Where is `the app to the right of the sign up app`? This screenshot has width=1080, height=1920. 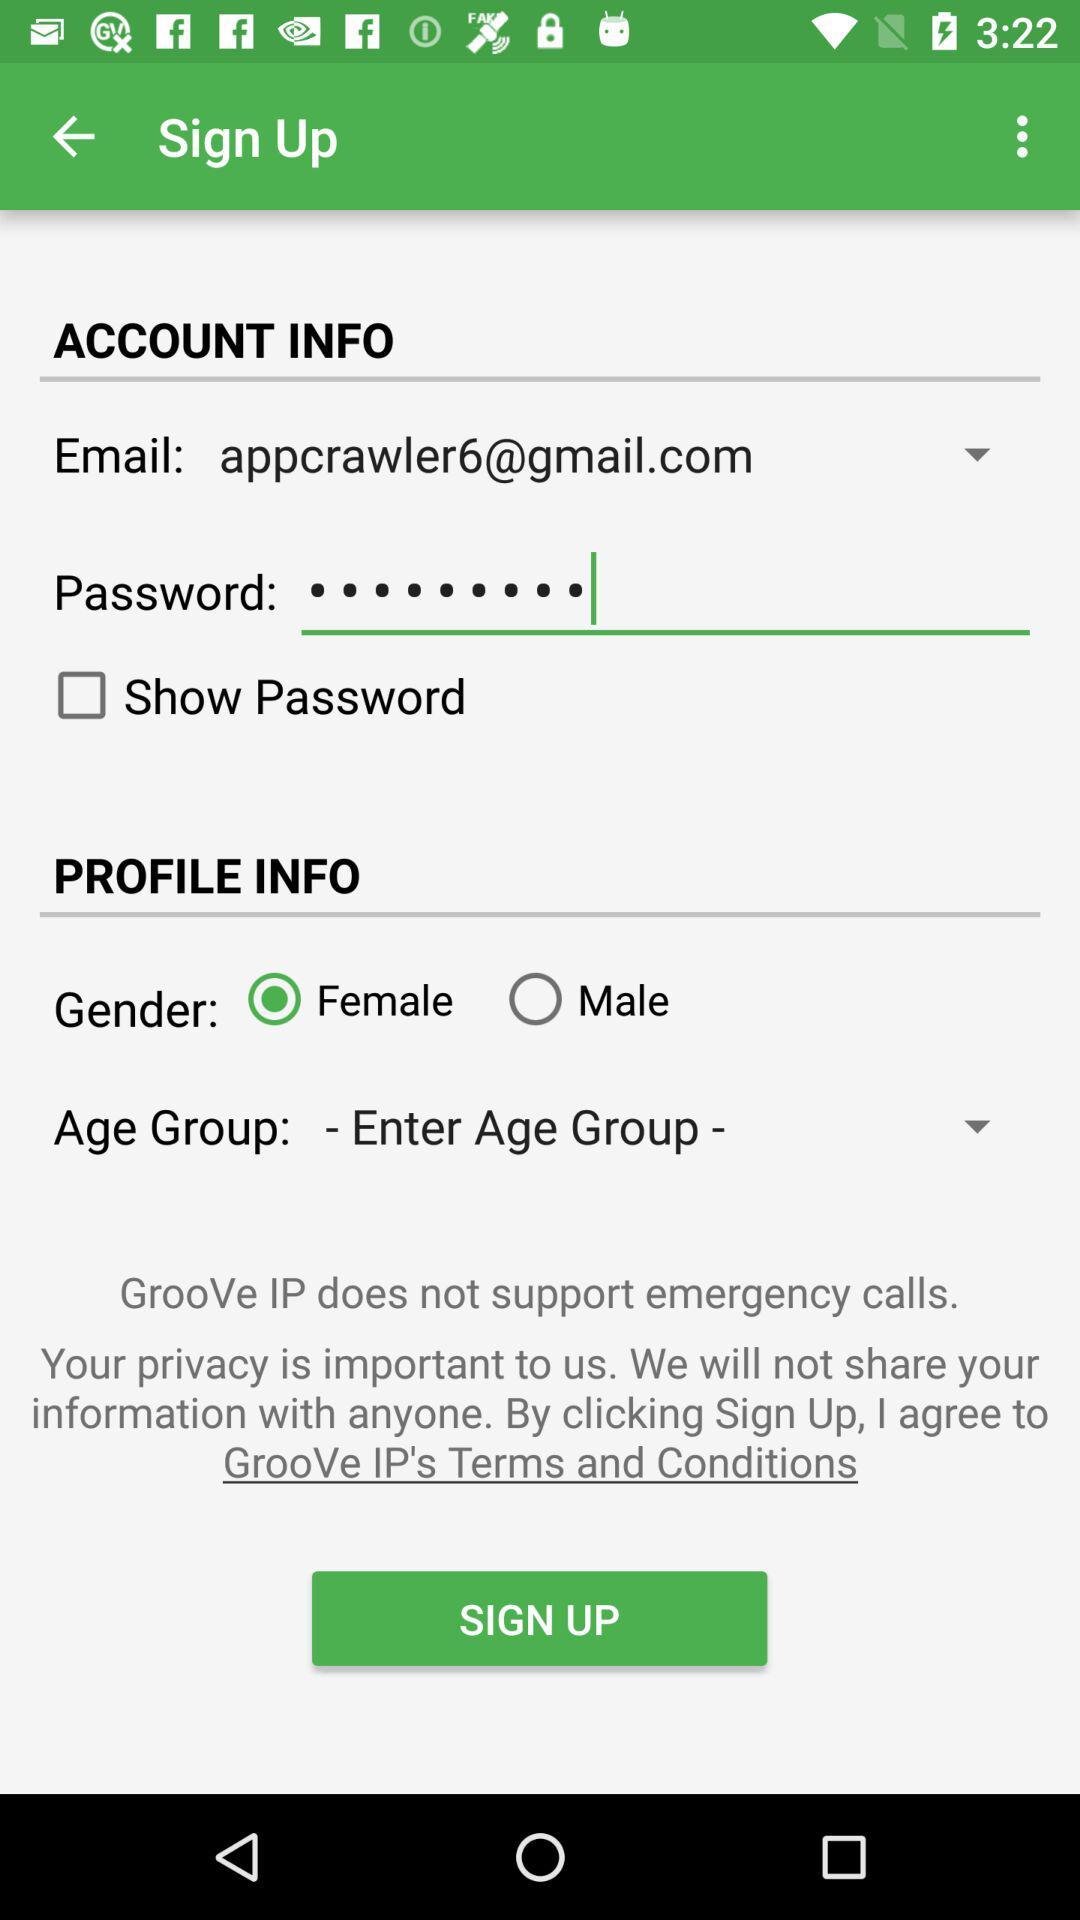 the app to the right of the sign up app is located at coordinates (1027, 135).